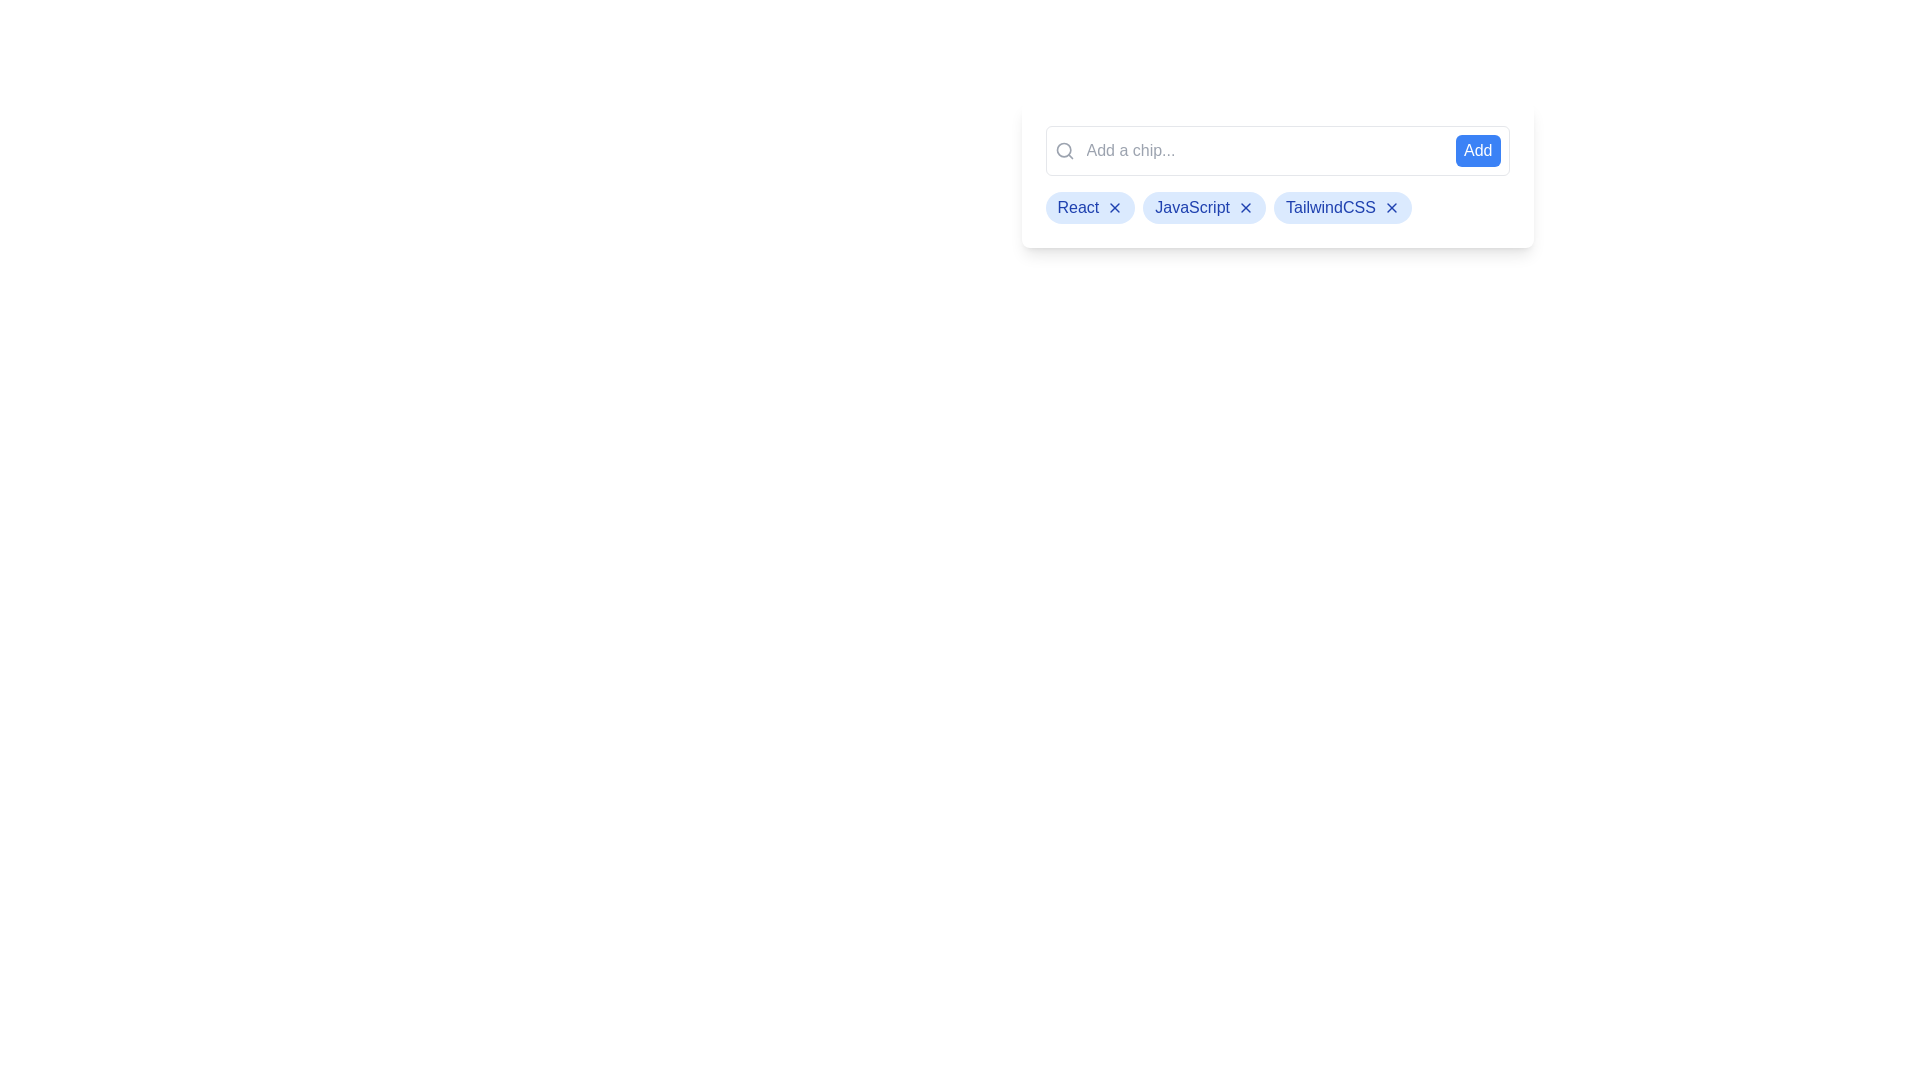 The height and width of the screenshot is (1080, 1920). What do you see at coordinates (1264, 149) in the screenshot?
I see `the input field and type the text 'example'` at bounding box center [1264, 149].